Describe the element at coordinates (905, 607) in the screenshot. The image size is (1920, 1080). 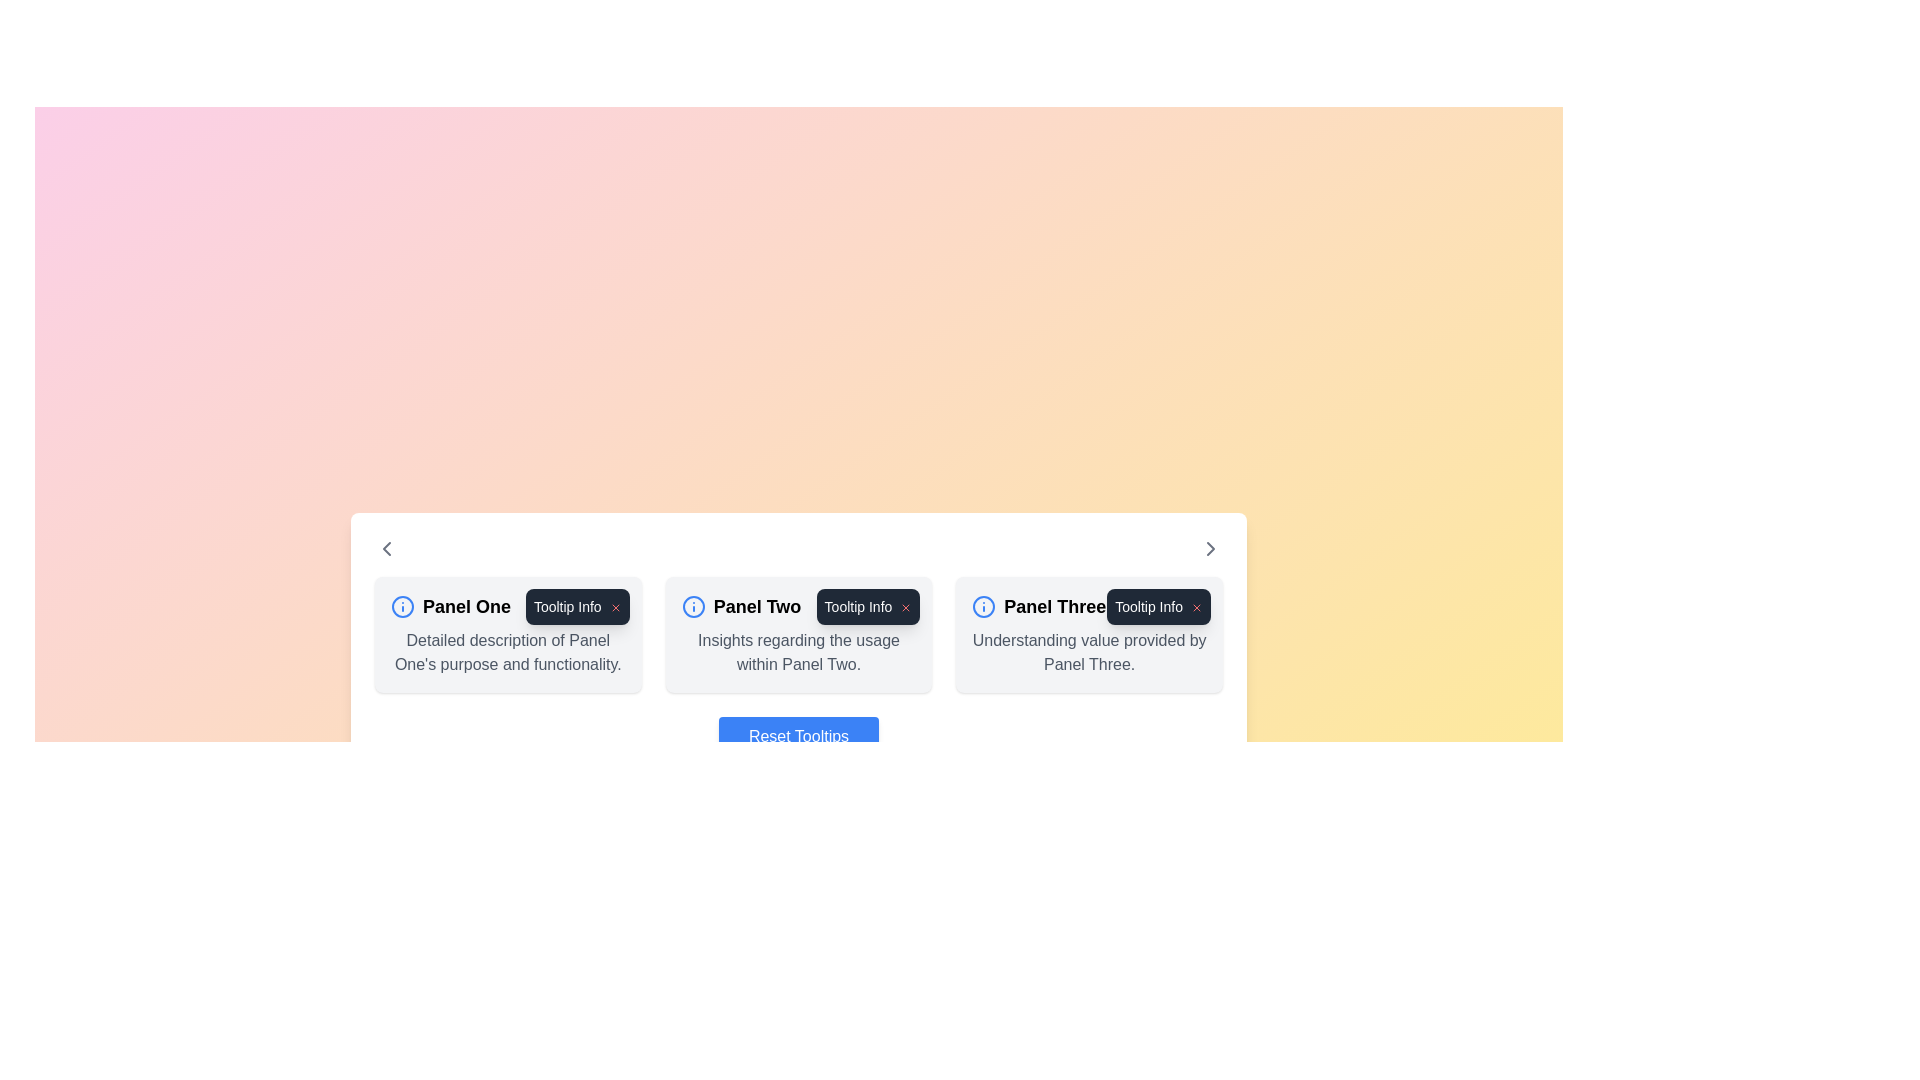
I see `the Close button located at the top-right corner of the tooltip associated with 'Panel Two'` at that location.